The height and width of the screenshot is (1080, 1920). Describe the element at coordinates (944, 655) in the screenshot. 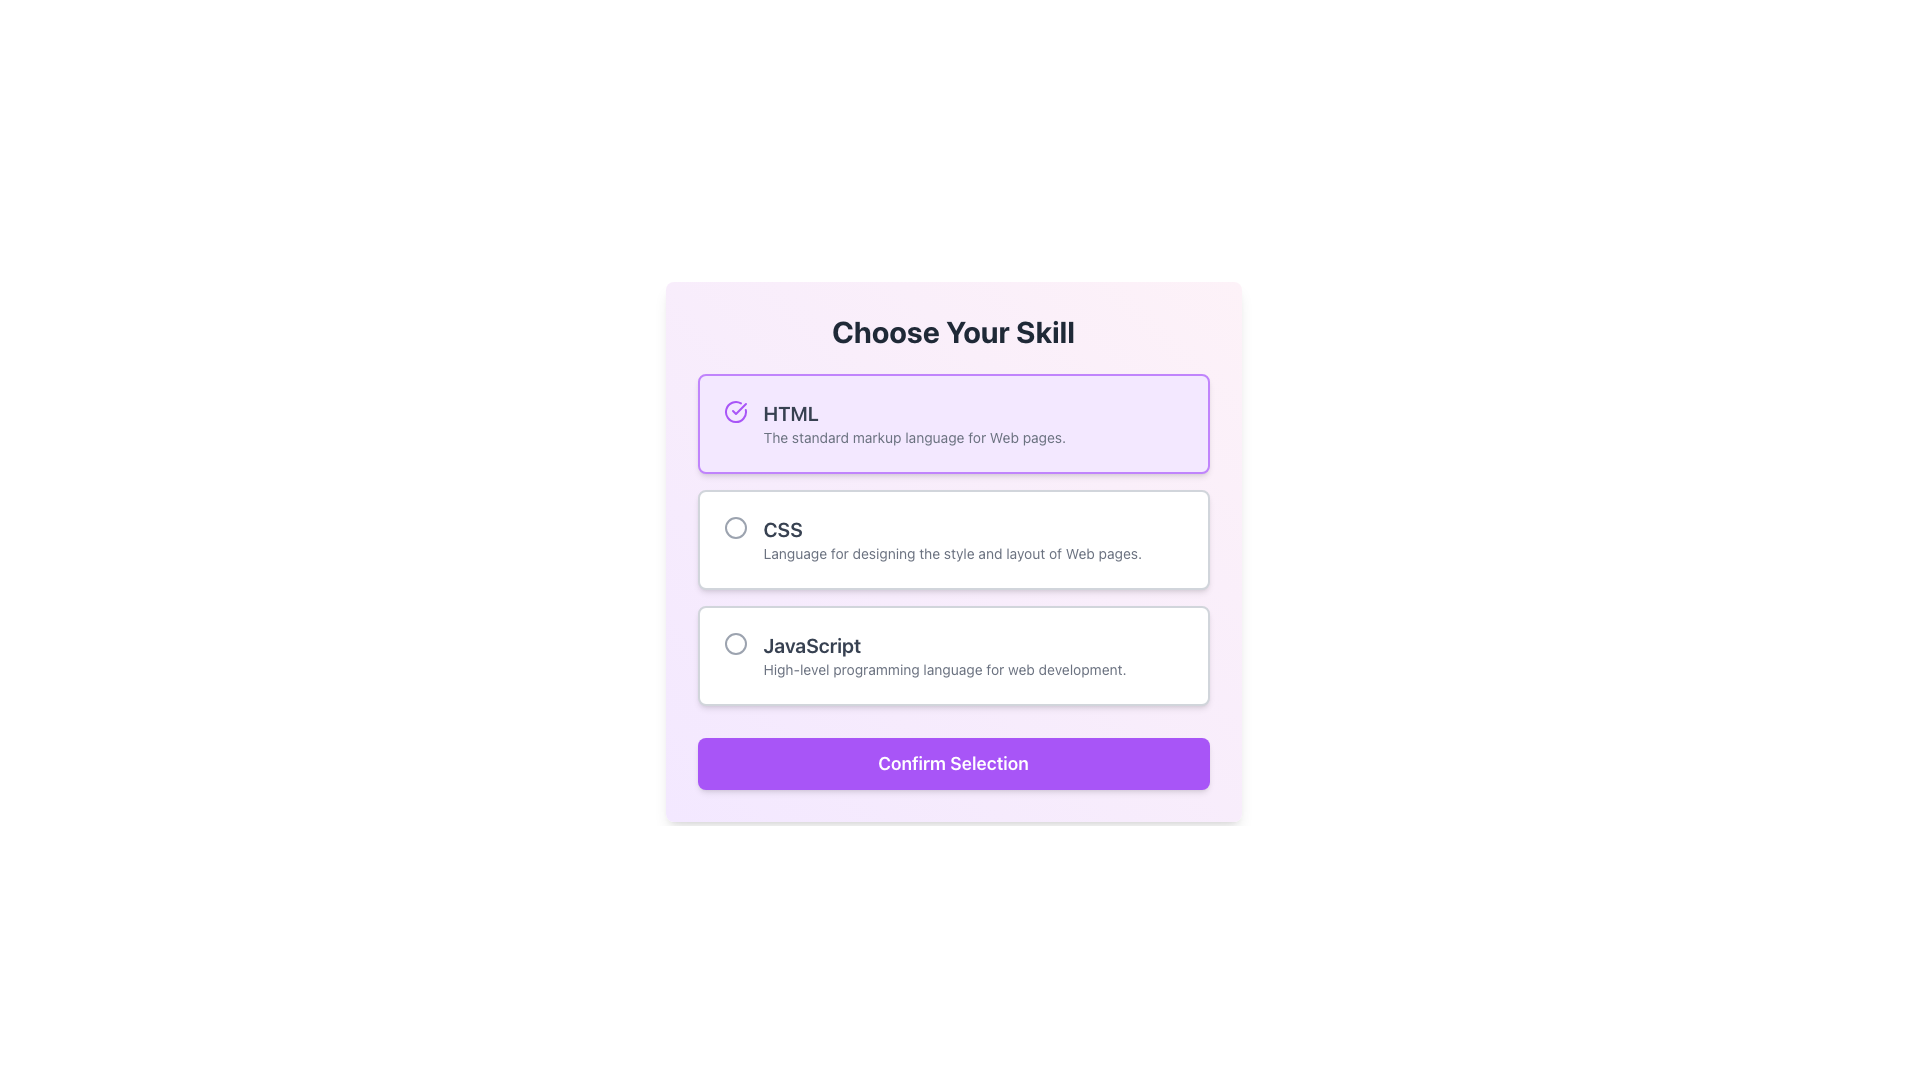

I see `description of the 'JavaScript' text element, which includes a bold title and a subtitle within a rounded rectangular card` at that location.